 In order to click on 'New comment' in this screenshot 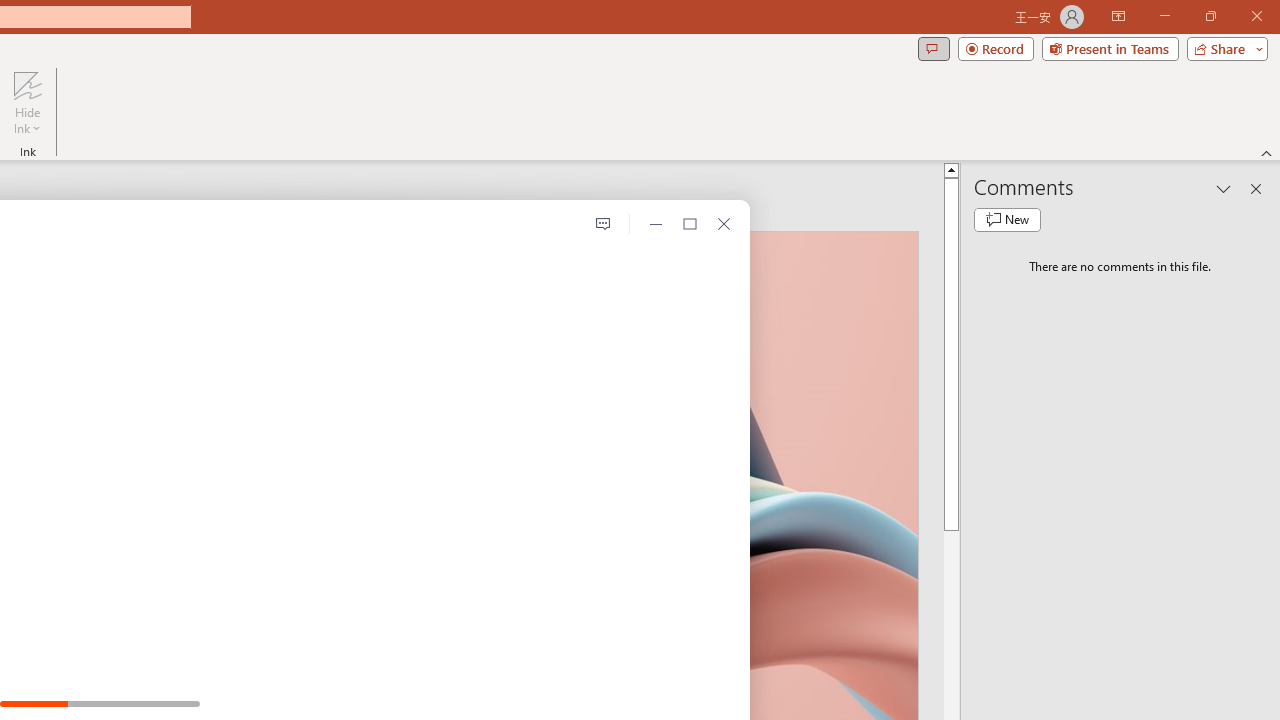, I will do `click(1007, 219)`.